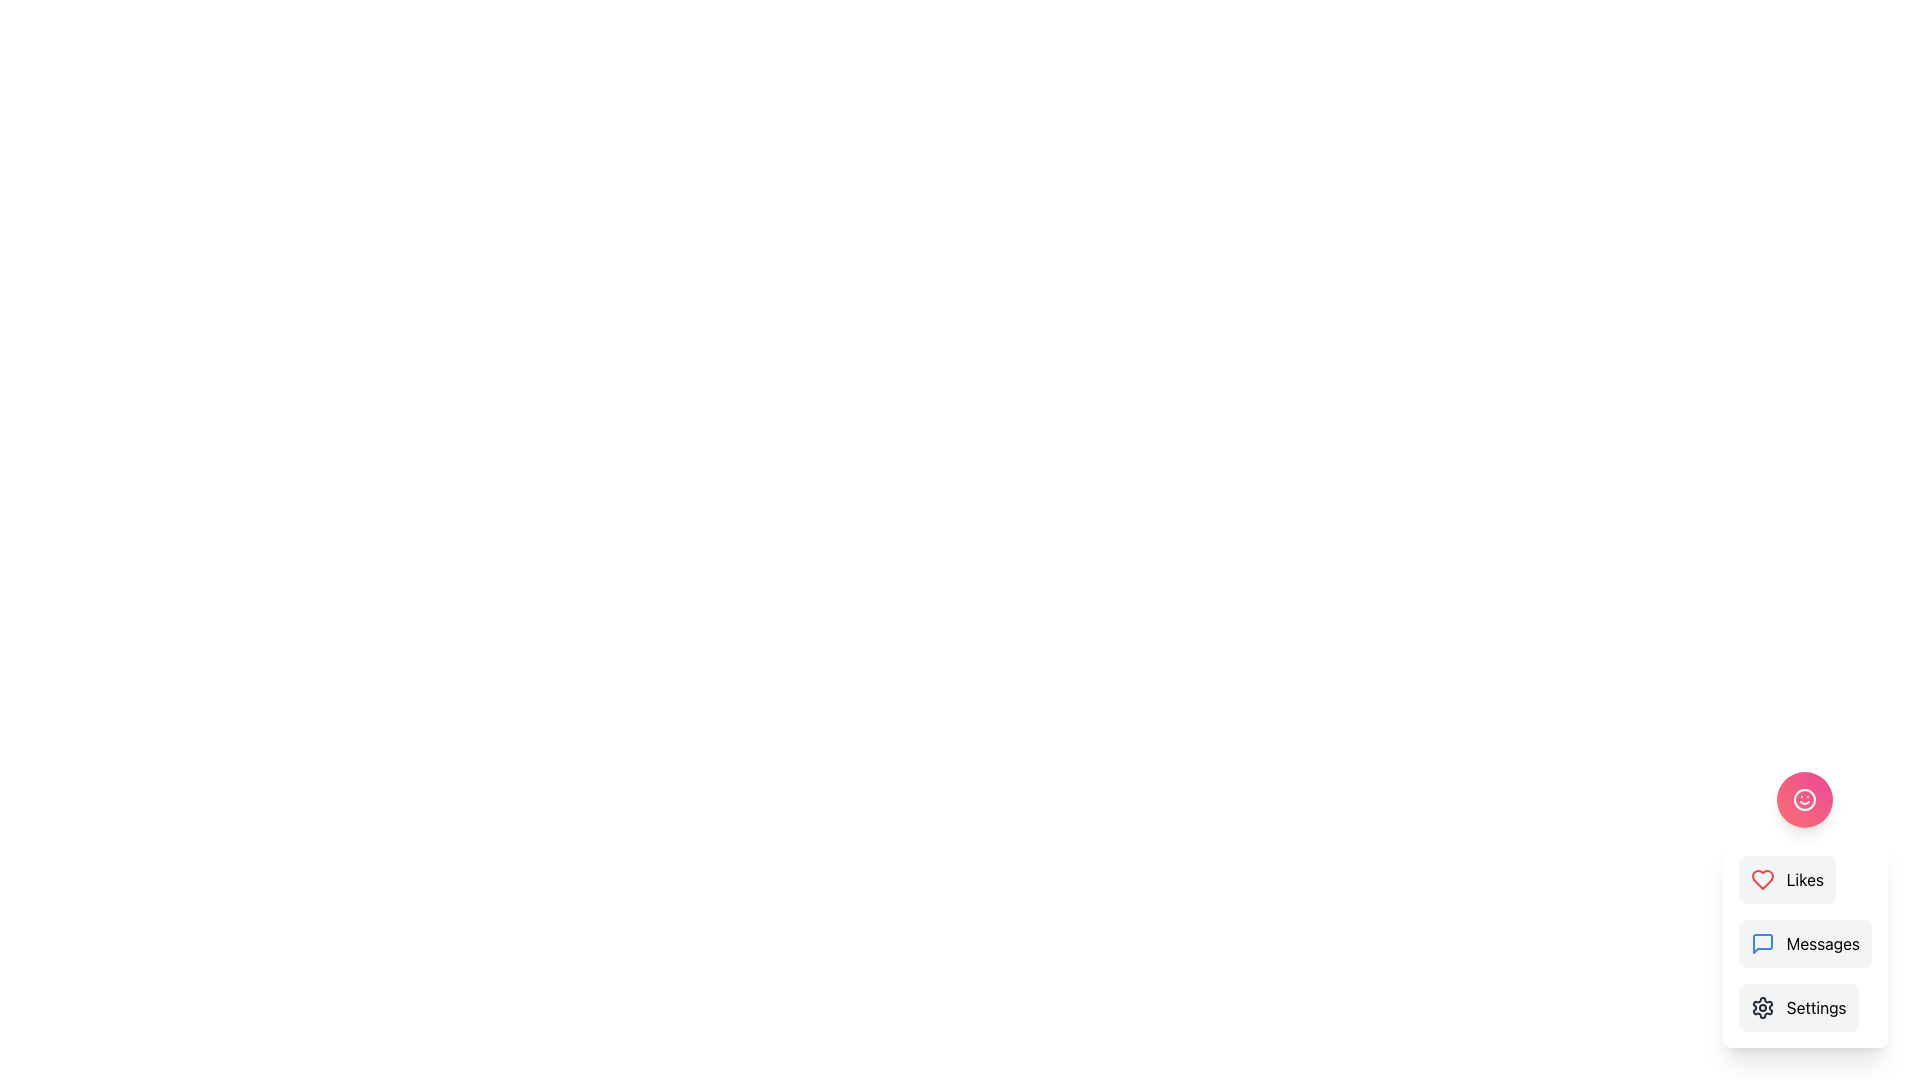  I want to click on 'Messages' text label displayed in a standard sans-serif font on a light gray background, located in the second item of a vertical list of options, positioned between 'Likes' and 'Settings', so click(1823, 944).